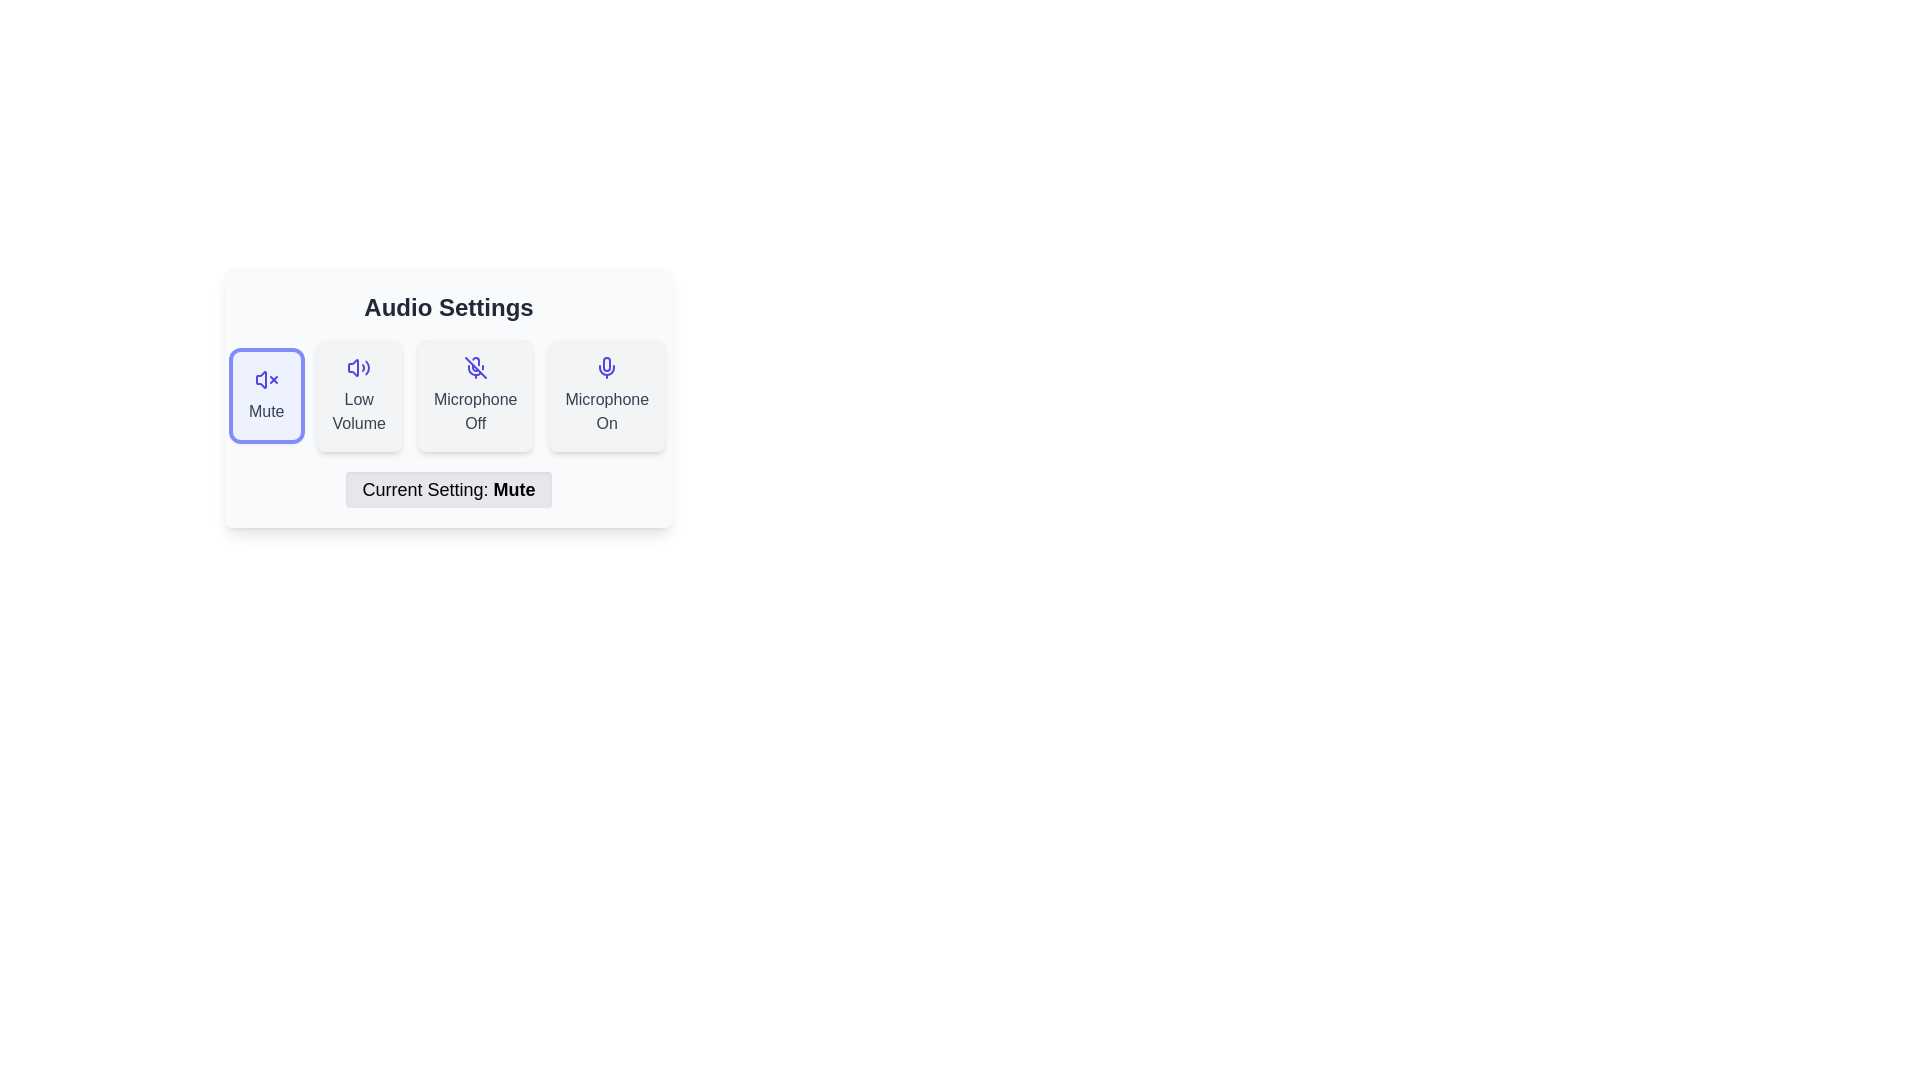 Image resolution: width=1920 pixels, height=1080 pixels. Describe the element at coordinates (265, 380) in the screenshot. I see `the muted audio icon within the 'Mute' button, which indicates the audio mute function` at that location.